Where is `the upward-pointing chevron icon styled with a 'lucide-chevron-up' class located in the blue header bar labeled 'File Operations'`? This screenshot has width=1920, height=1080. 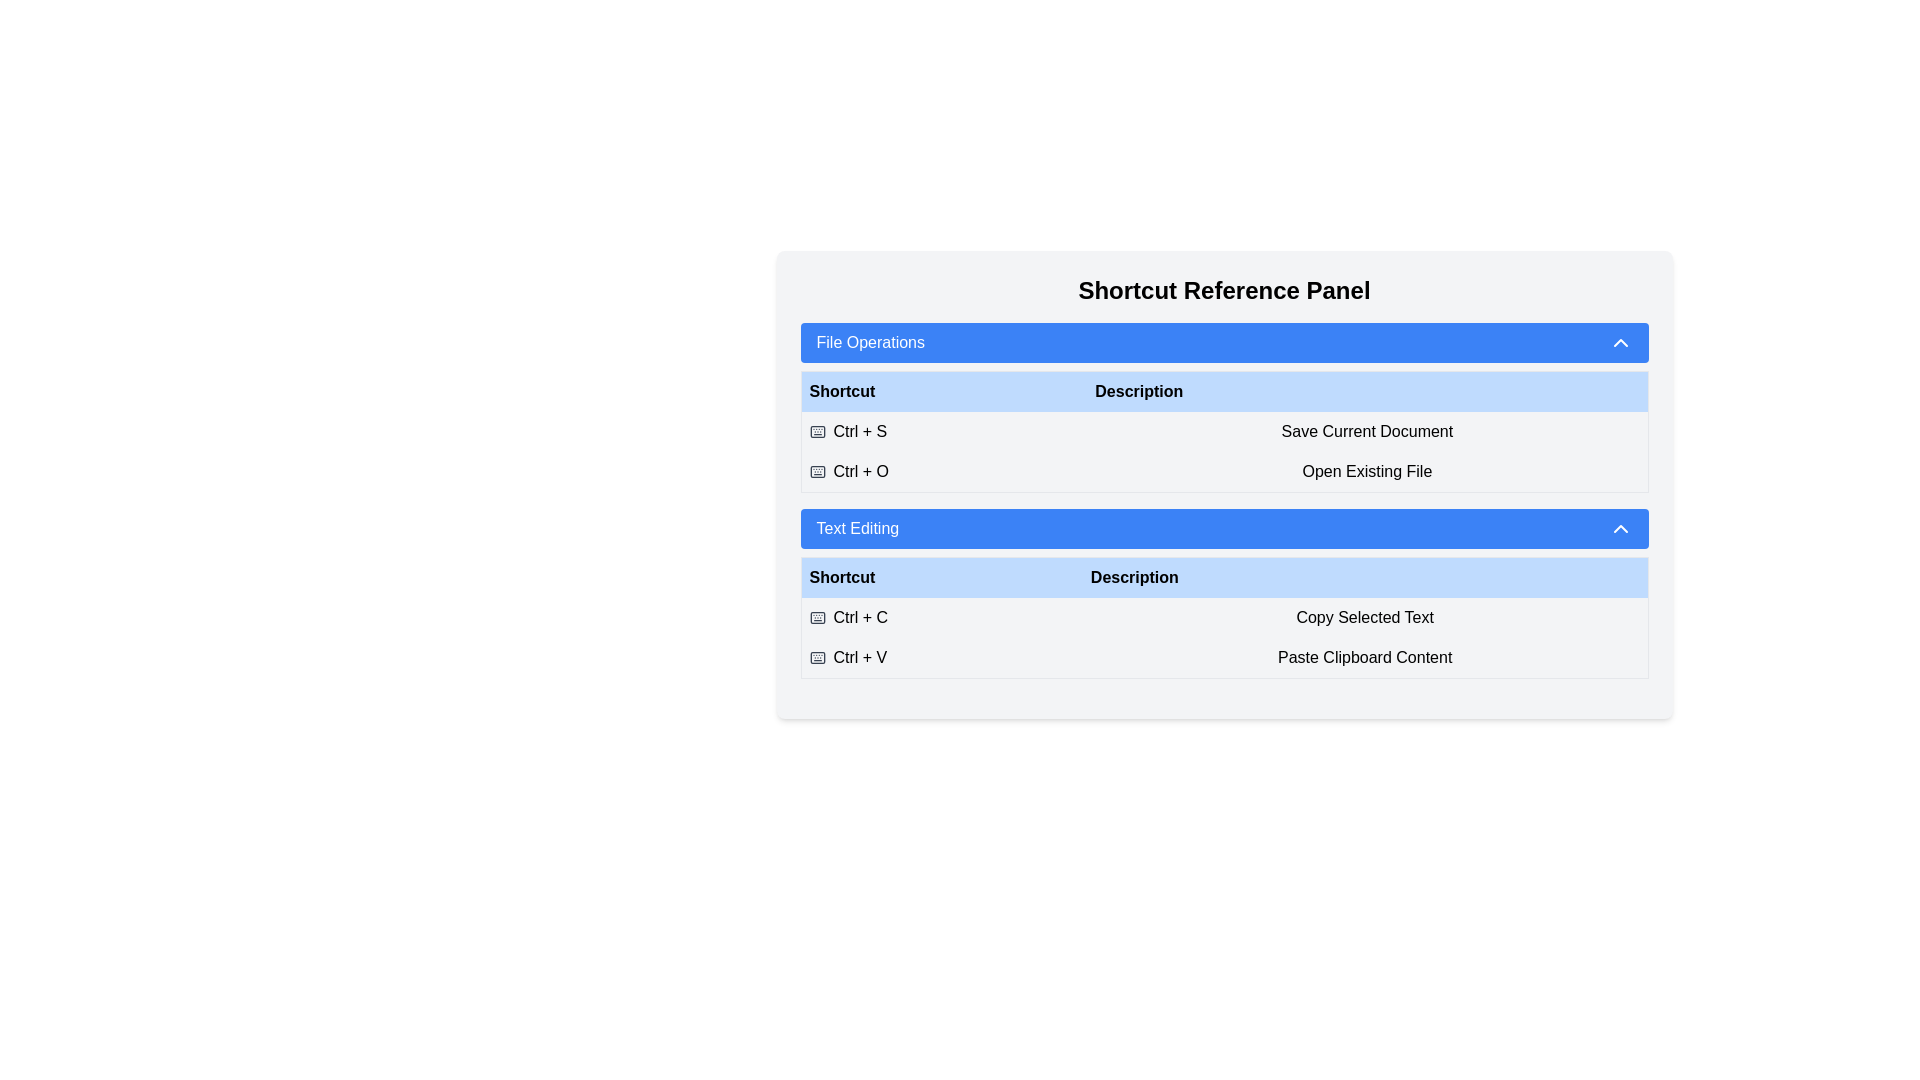 the upward-pointing chevron icon styled with a 'lucide-chevron-up' class located in the blue header bar labeled 'File Operations' is located at coordinates (1620, 342).